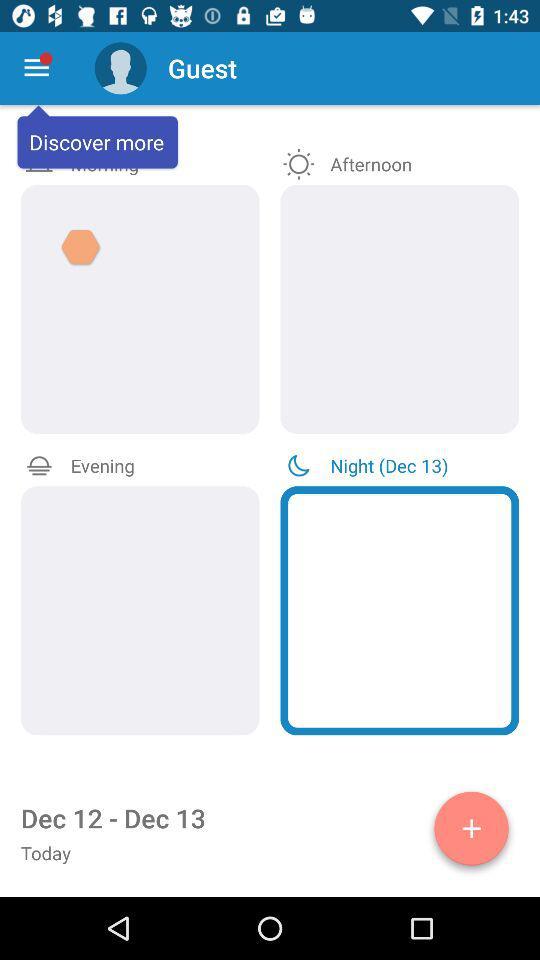 The image size is (540, 960). Describe the element at coordinates (471, 832) in the screenshot. I see `date` at that location.